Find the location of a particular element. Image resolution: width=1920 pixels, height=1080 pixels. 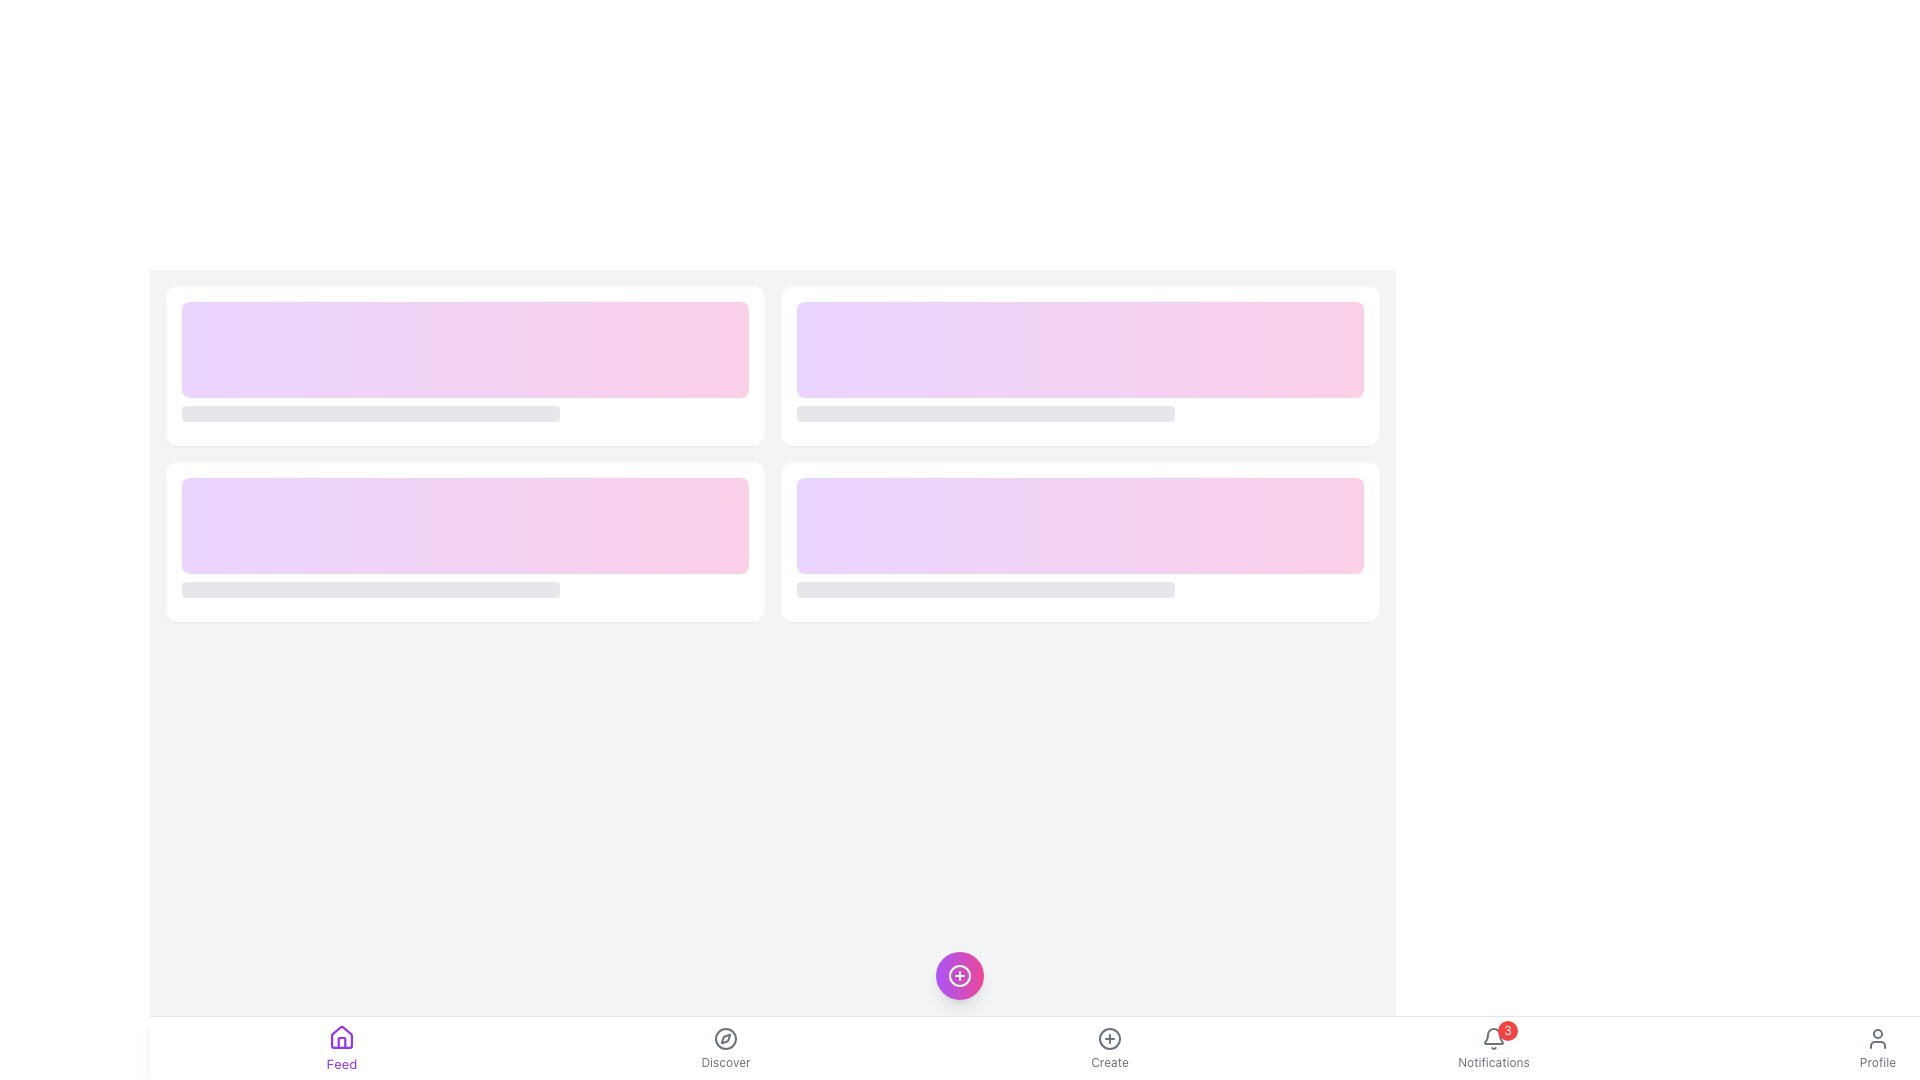

the circular SVG graphic that signifies creation or addition, located in the lower center of the interface for interaction hints is located at coordinates (1108, 1036).